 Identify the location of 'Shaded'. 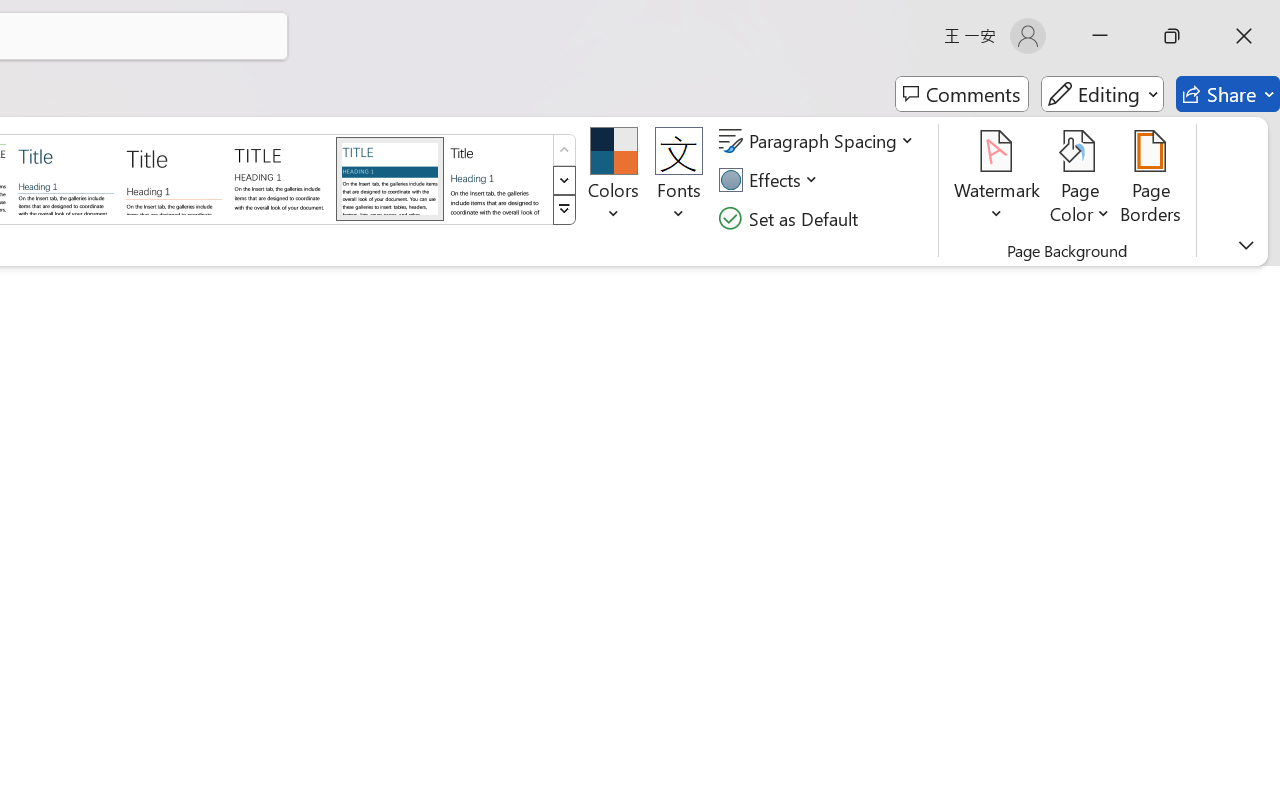
(389, 177).